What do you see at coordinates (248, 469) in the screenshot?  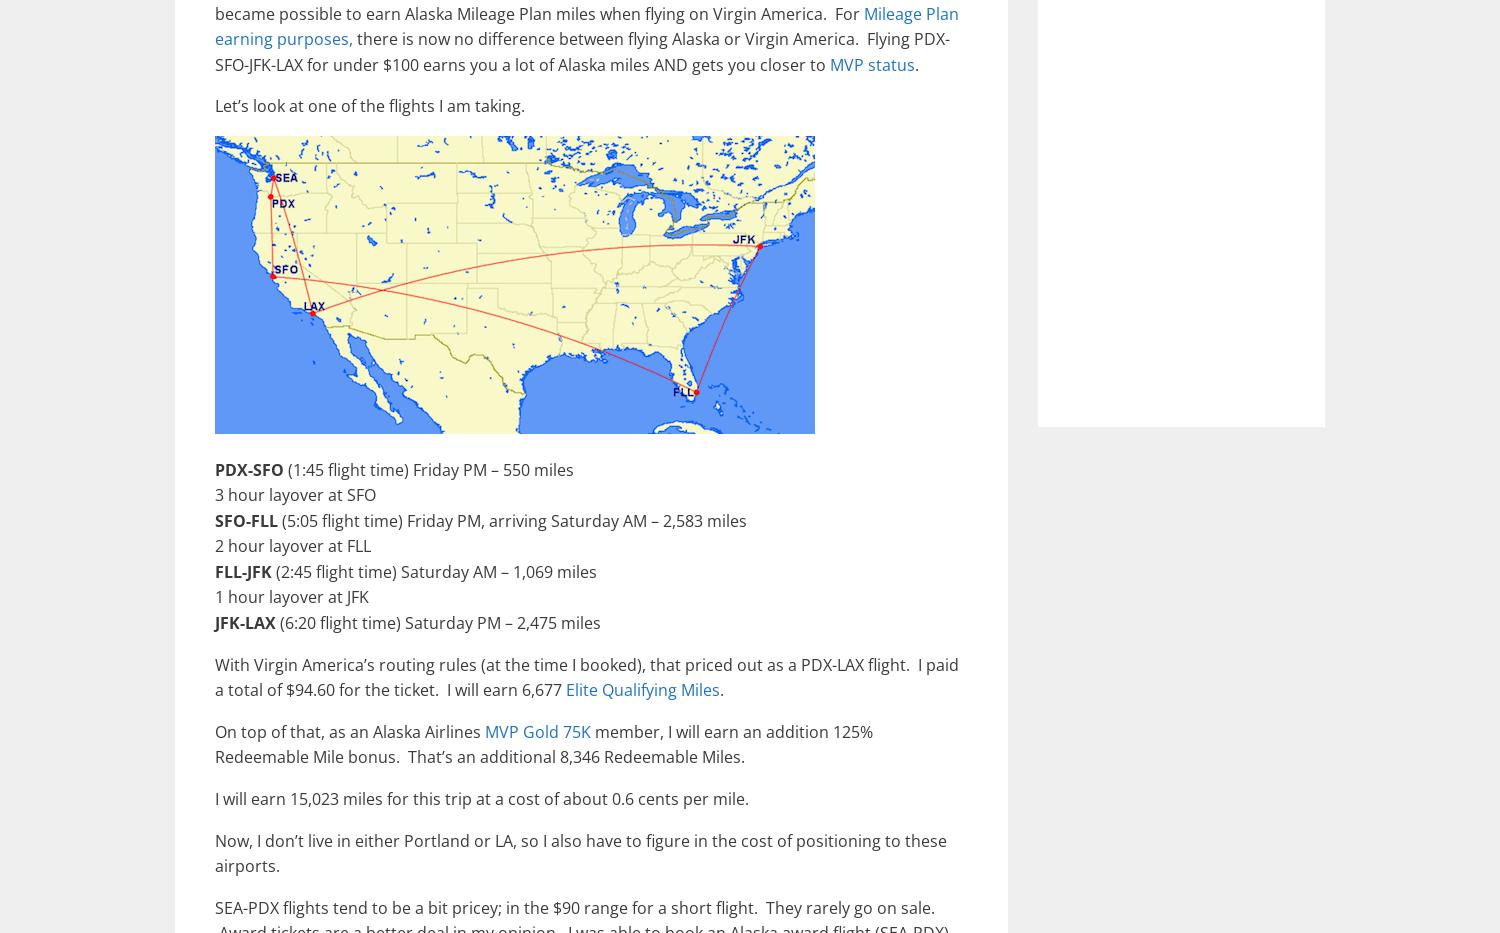 I see `'PDX-SFO'` at bounding box center [248, 469].